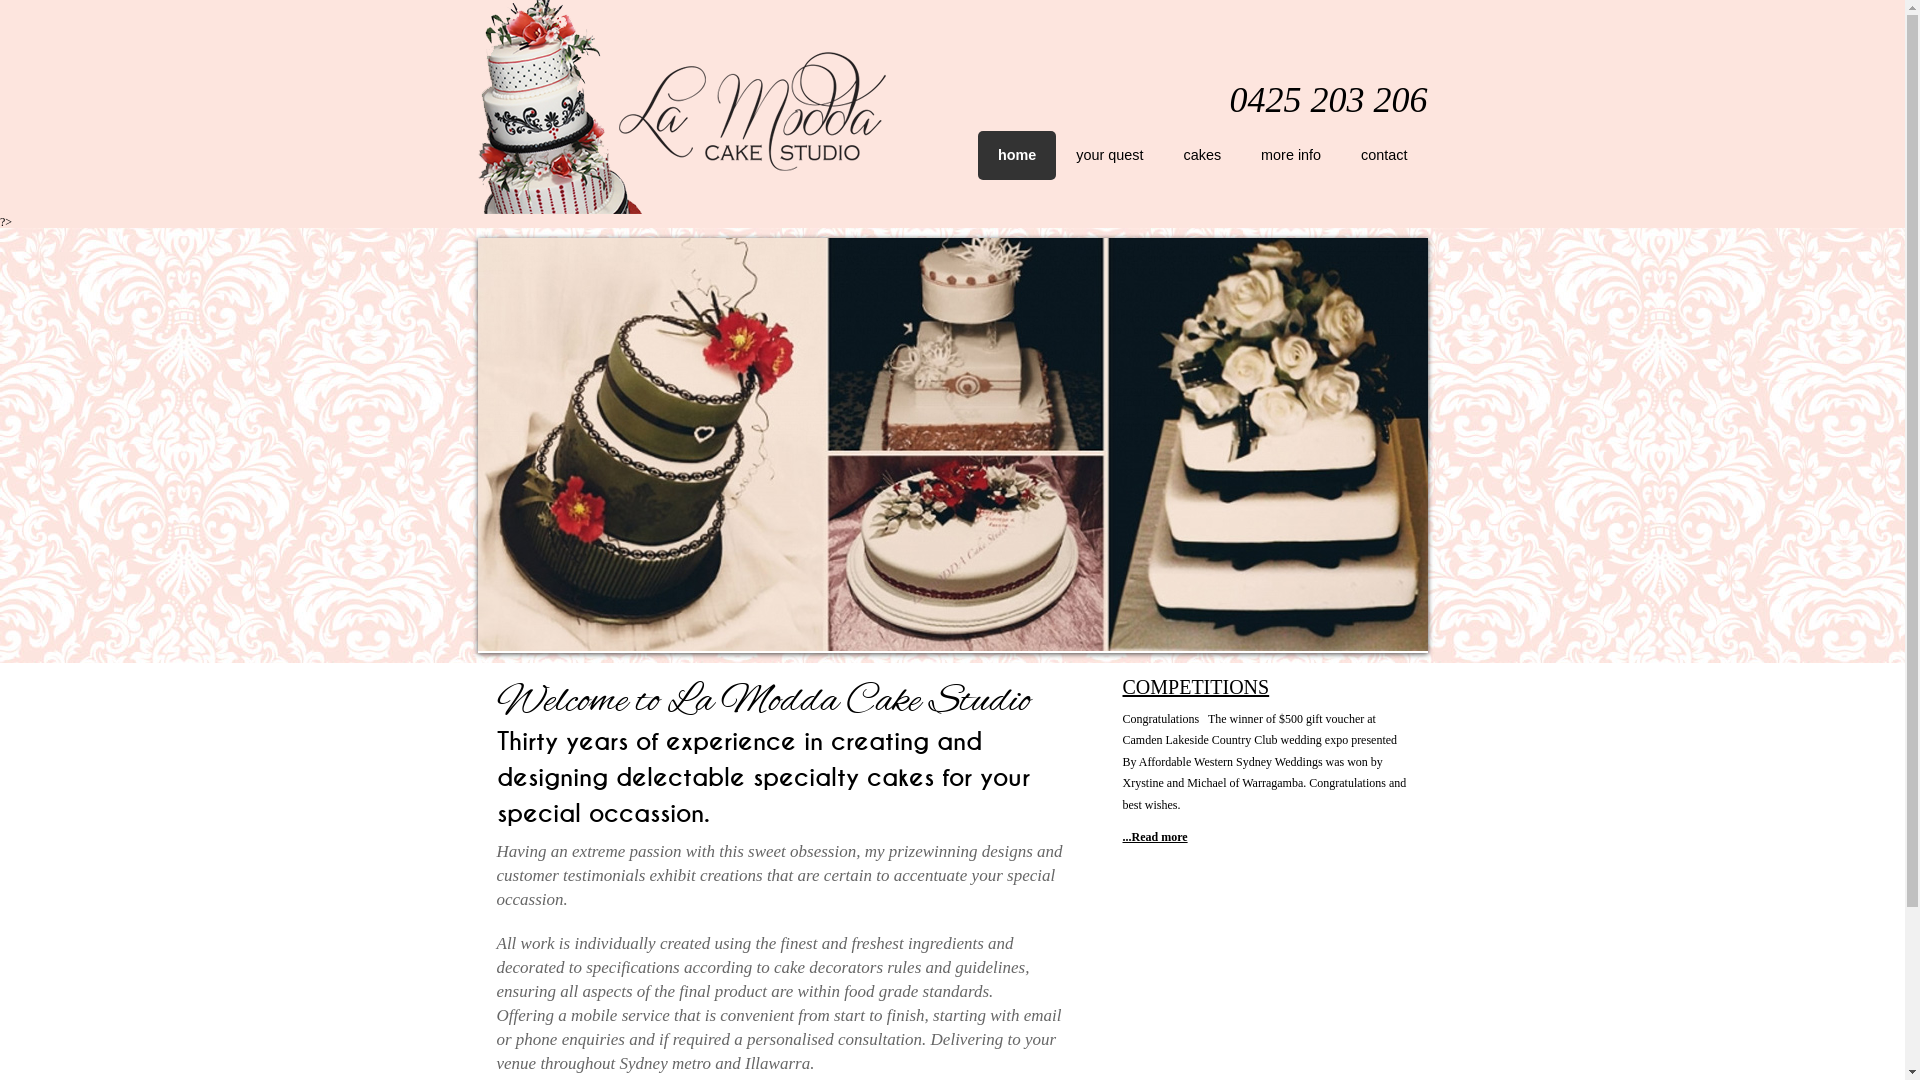 The image size is (1920, 1080). Describe the element at coordinates (1154, 837) in the screenshot. I see `'...Read more'` at that location.